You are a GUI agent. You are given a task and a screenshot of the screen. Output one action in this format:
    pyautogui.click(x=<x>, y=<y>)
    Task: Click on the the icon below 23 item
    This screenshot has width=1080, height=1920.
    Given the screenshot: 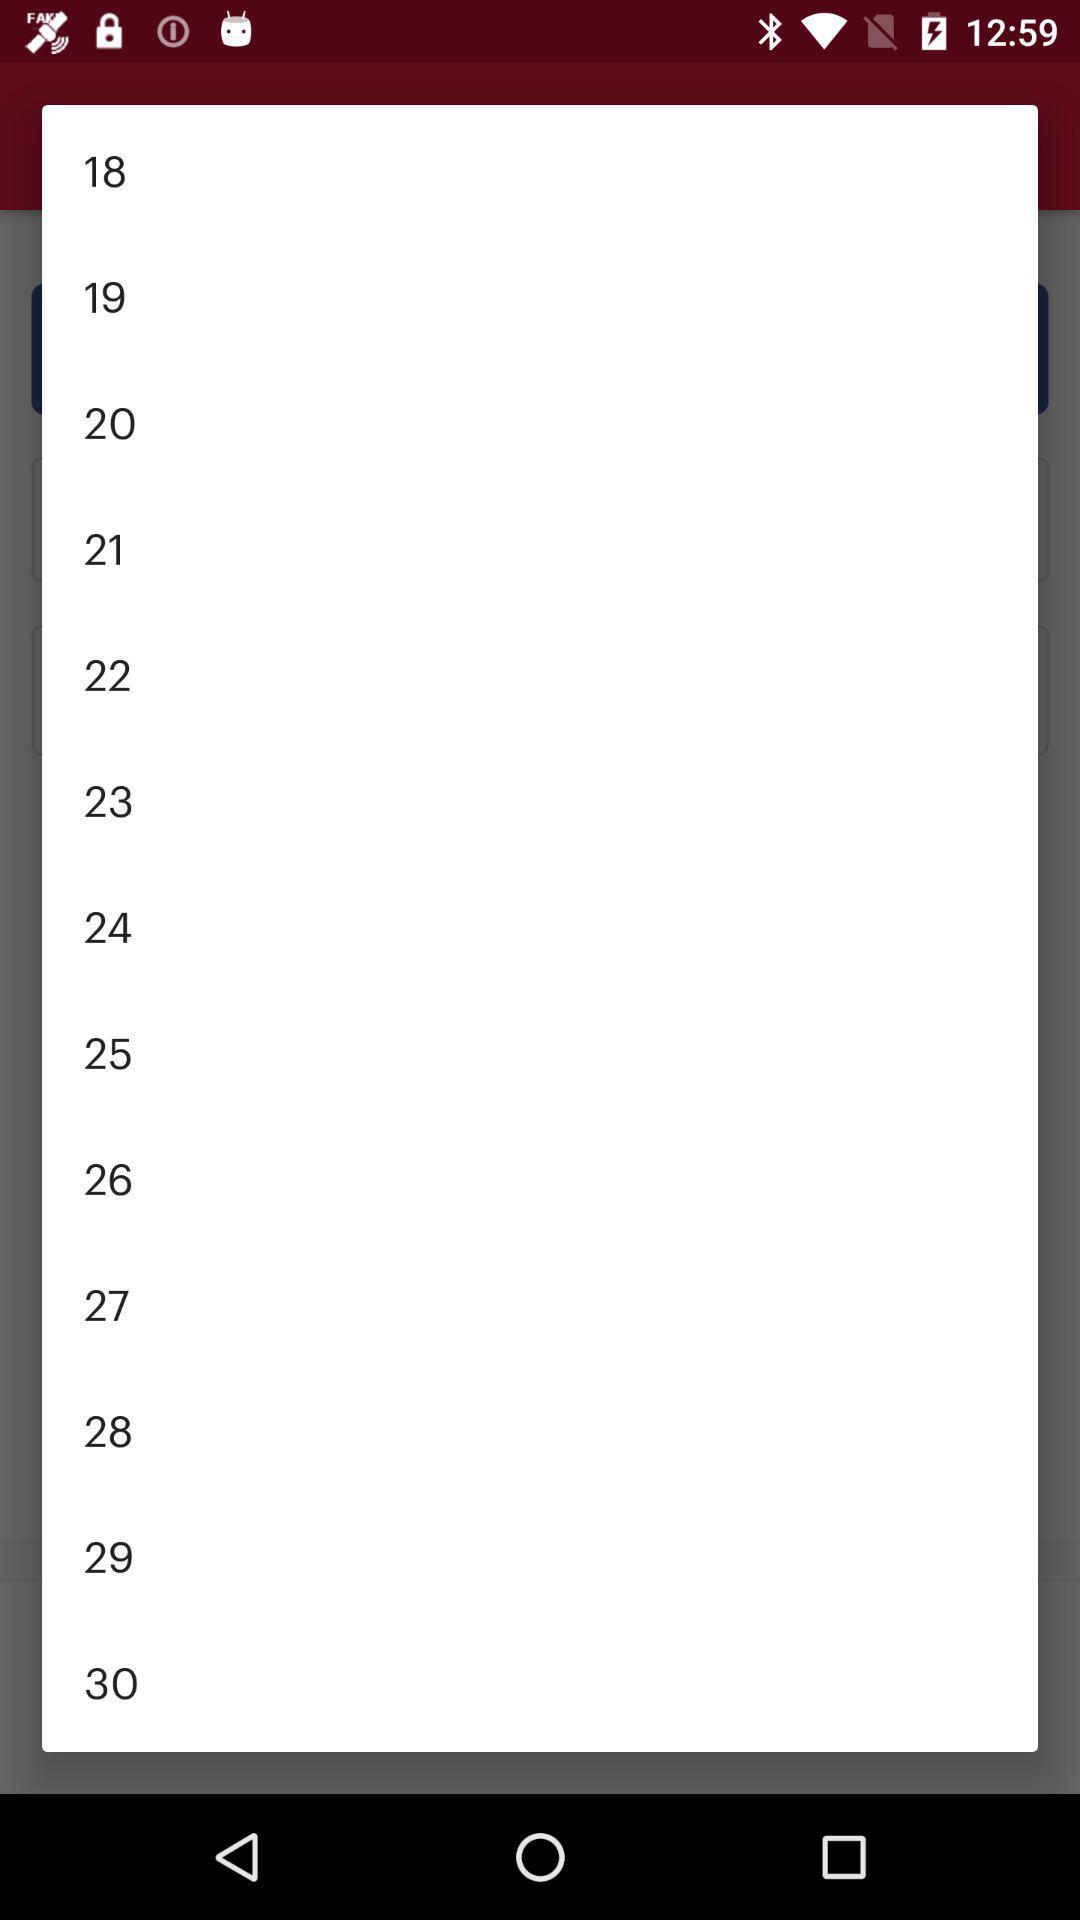 What is the action you would take?
    pyautogui.click(x=540, y=923)
    